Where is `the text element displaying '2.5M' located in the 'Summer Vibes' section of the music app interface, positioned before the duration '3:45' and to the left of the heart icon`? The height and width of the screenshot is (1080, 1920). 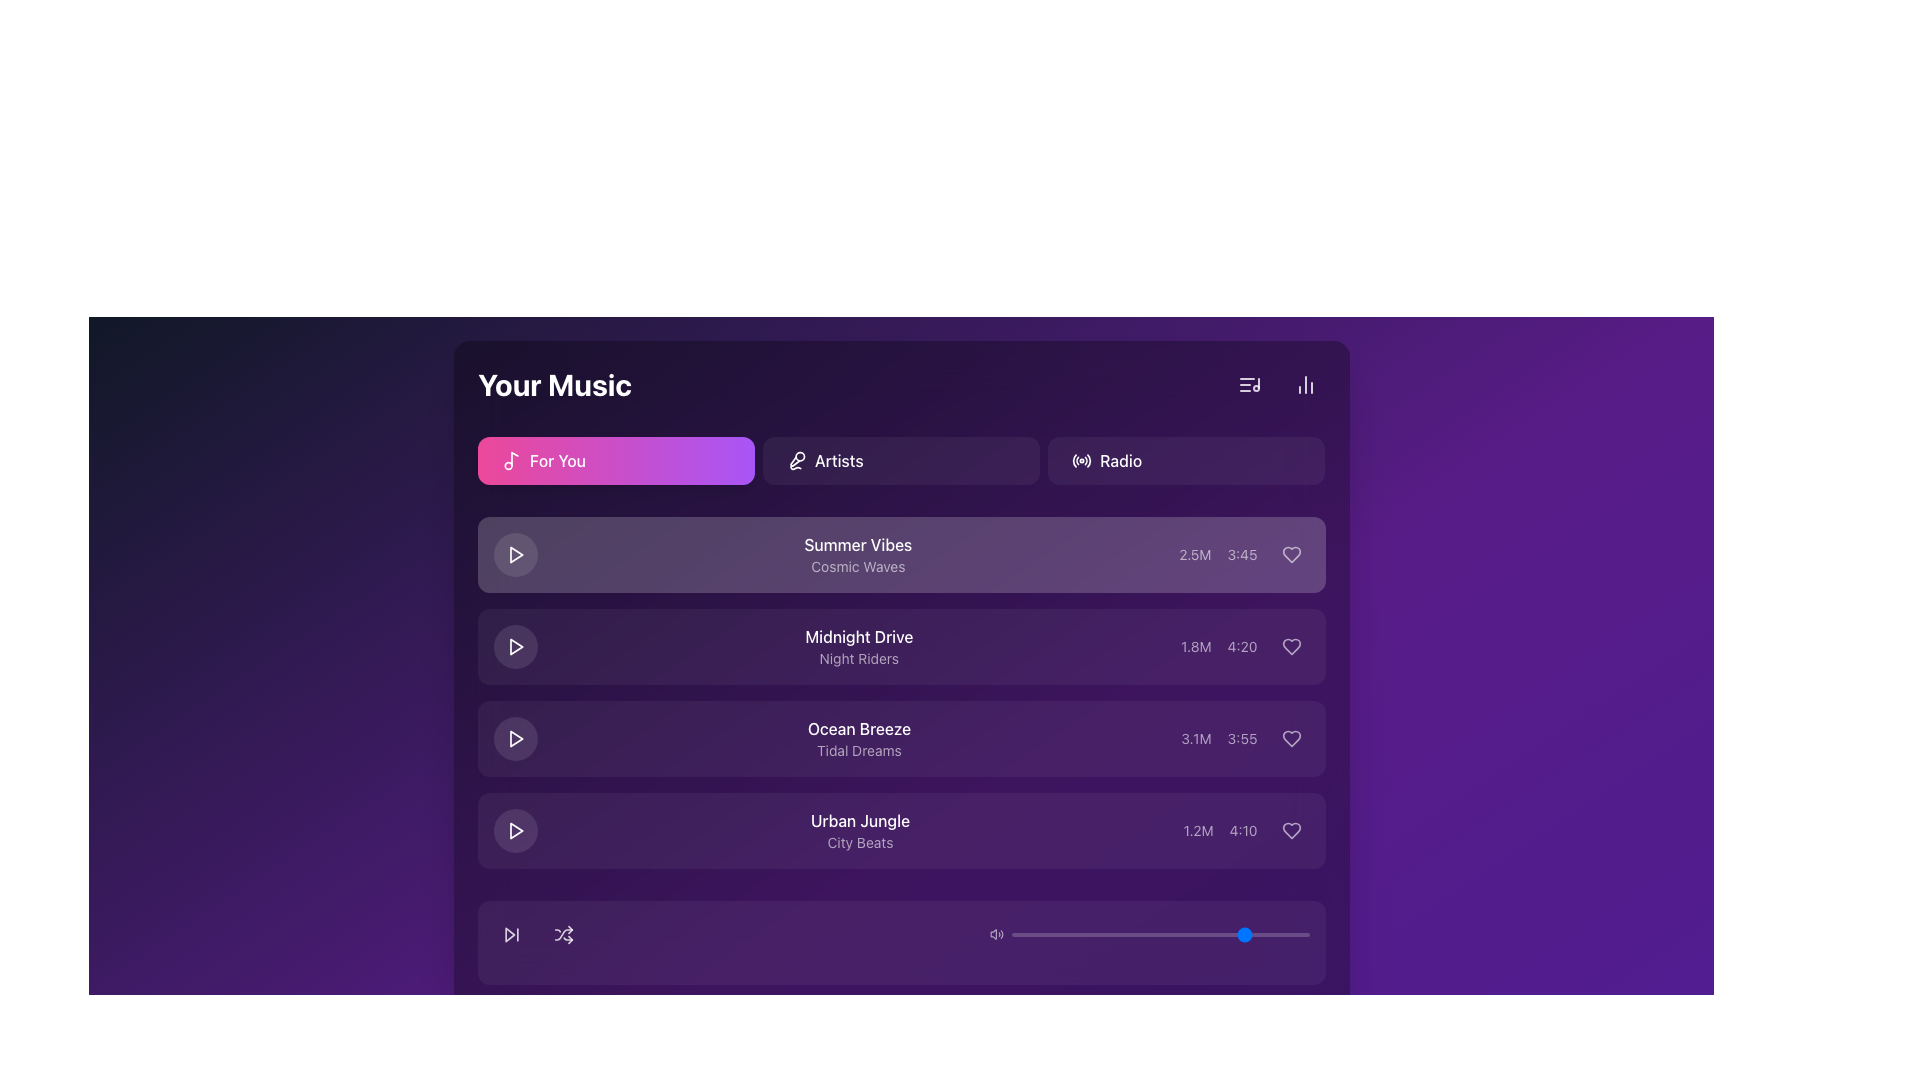
the text element displaying '2.5M' located in the 'Summer Vibes' section of the music app interface, positioned before the duration '3:45' and to the left of the heart icon is located at coordinates (1195, 555).